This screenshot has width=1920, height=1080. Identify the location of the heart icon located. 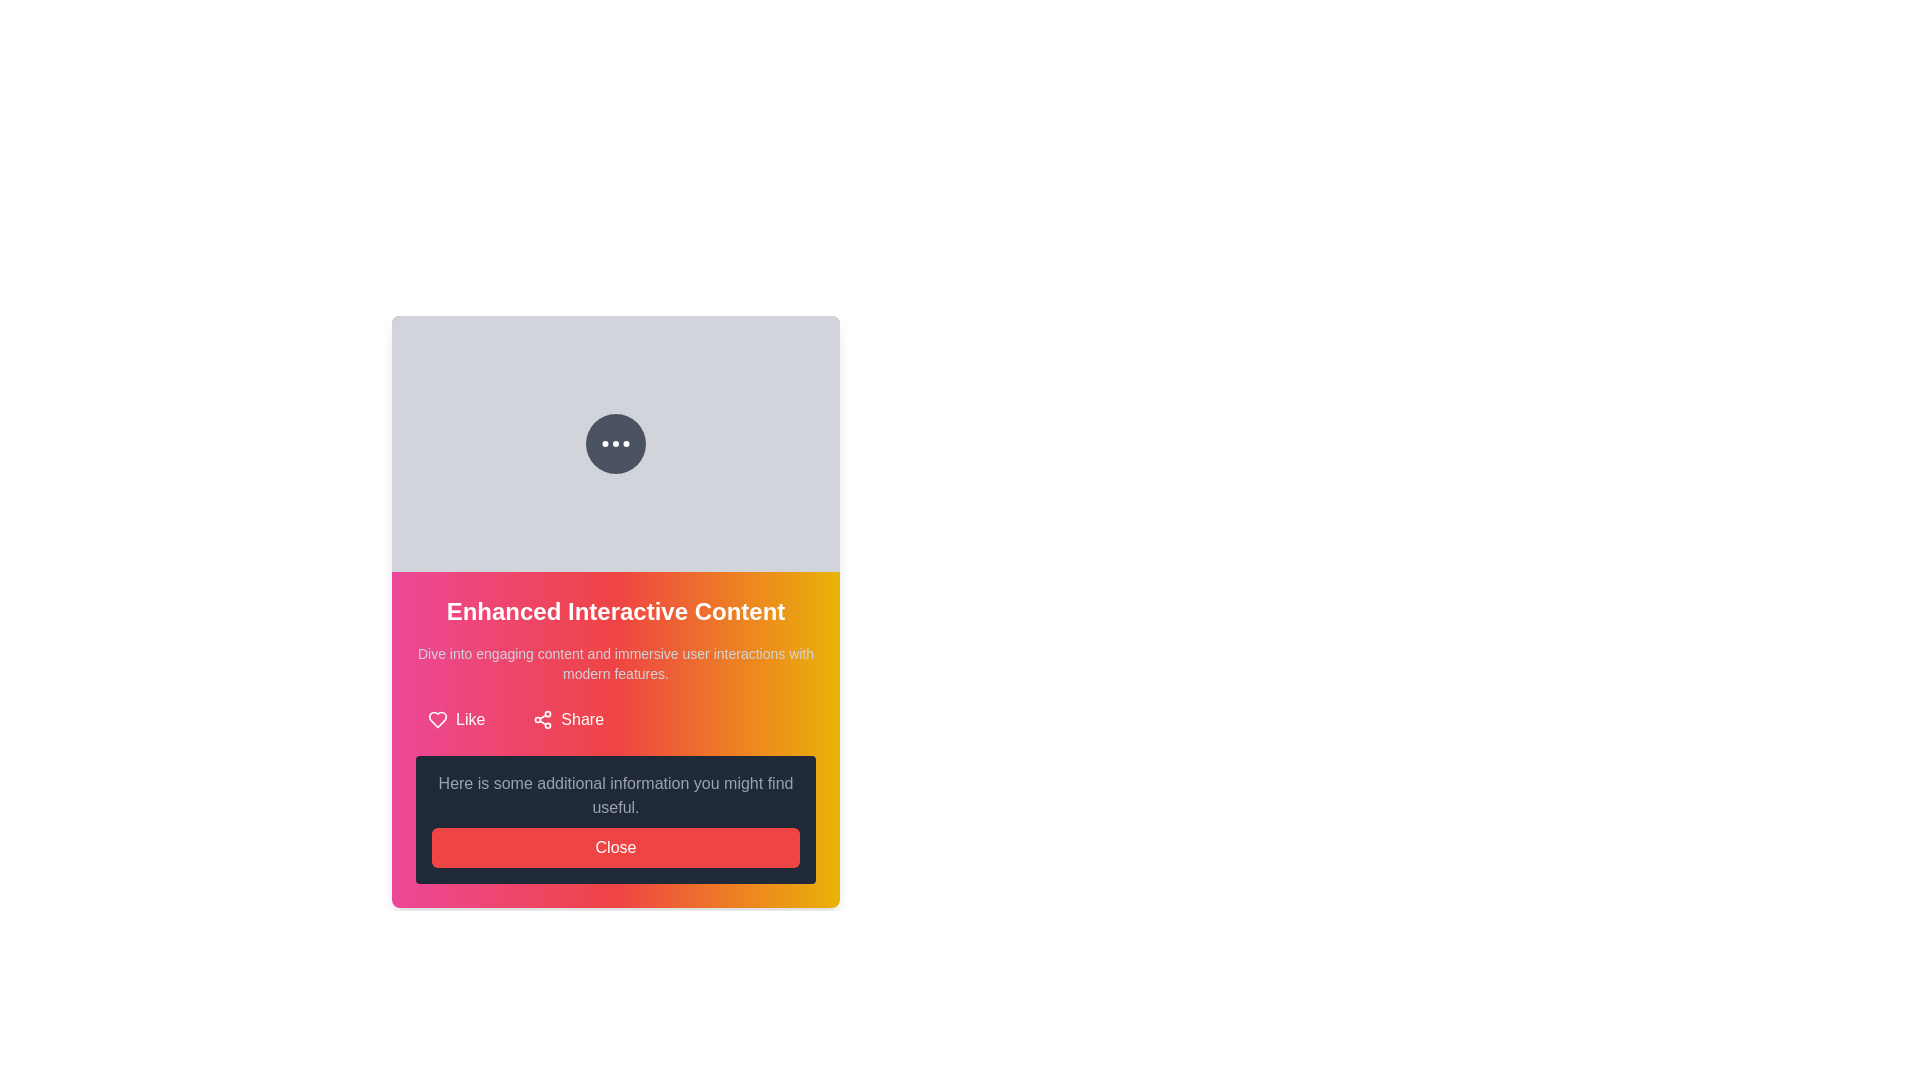
(436, 720).